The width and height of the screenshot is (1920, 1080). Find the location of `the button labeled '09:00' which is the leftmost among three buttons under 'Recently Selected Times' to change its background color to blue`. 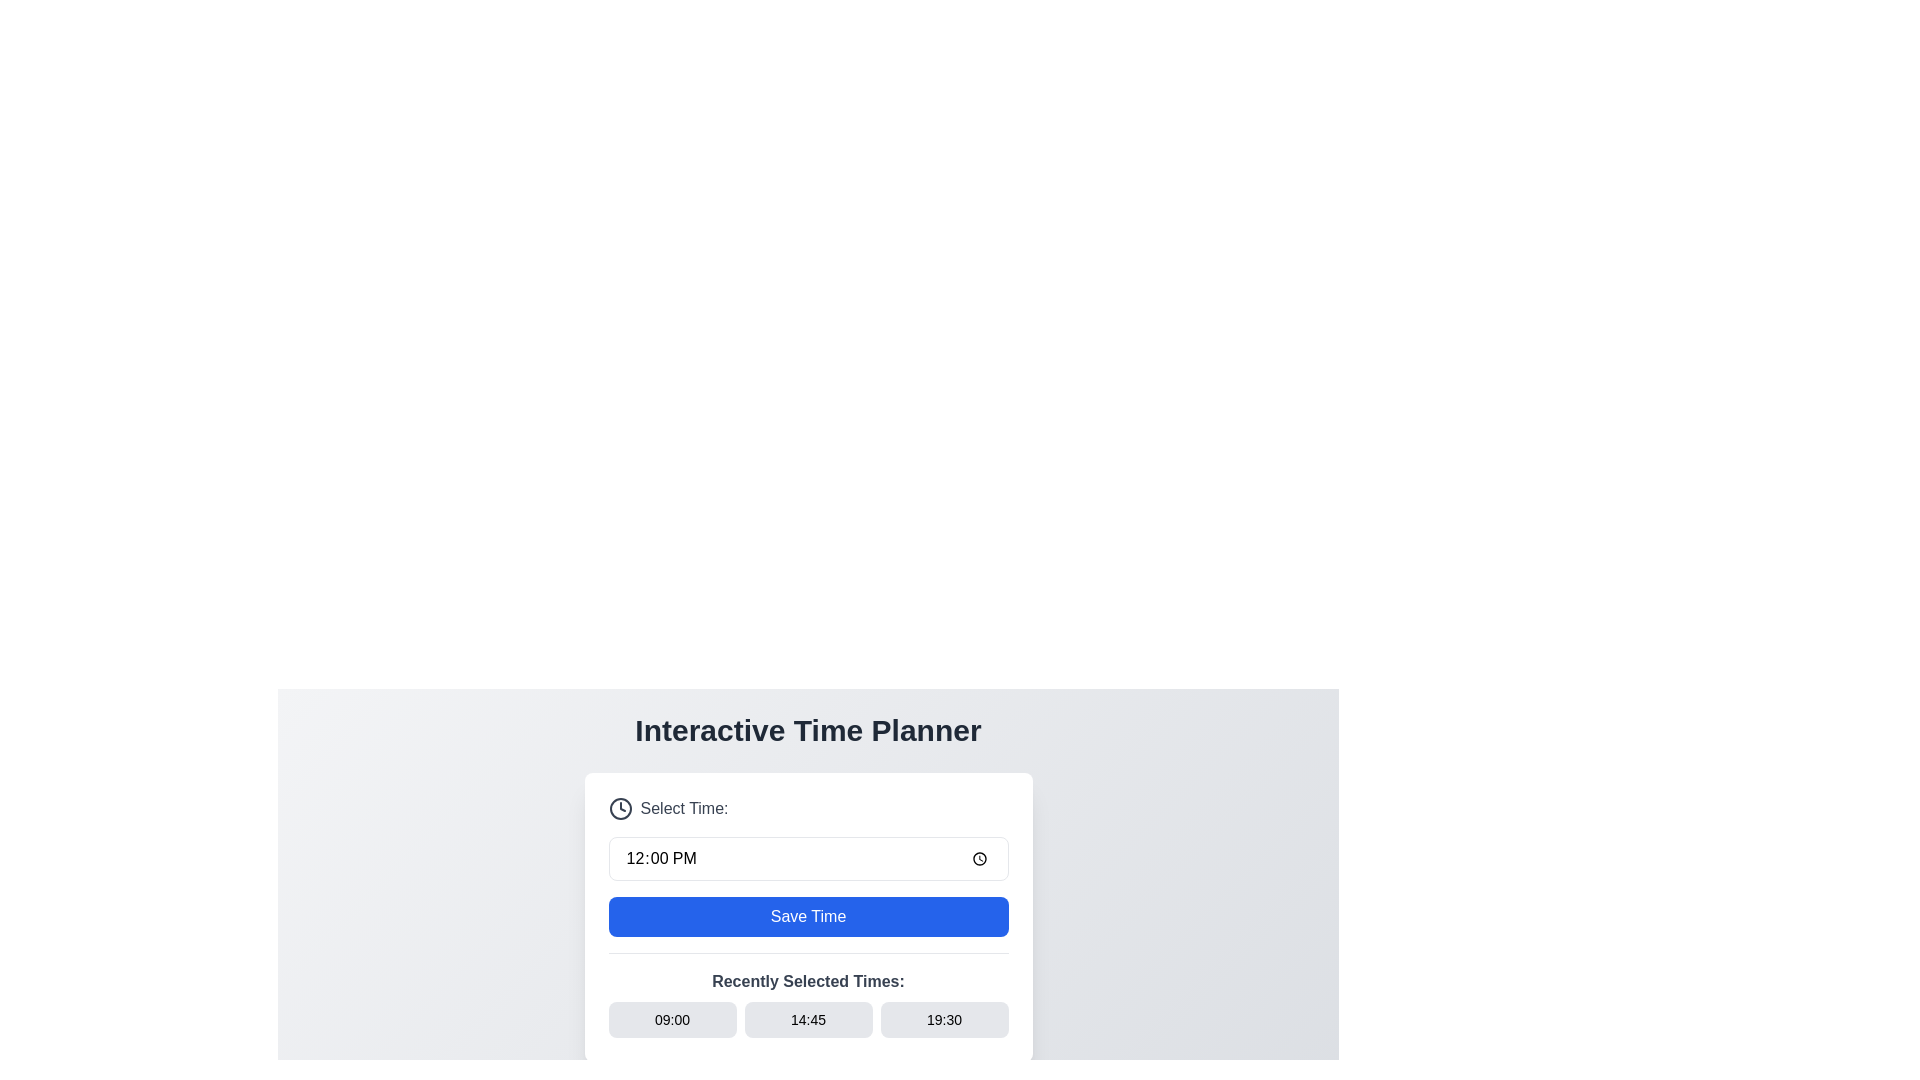

the button labeled '09:00' which is the leftmost among three buttons under 'Recently Selected Times' to change its background color to blue is located at coordinates (672, 1019).